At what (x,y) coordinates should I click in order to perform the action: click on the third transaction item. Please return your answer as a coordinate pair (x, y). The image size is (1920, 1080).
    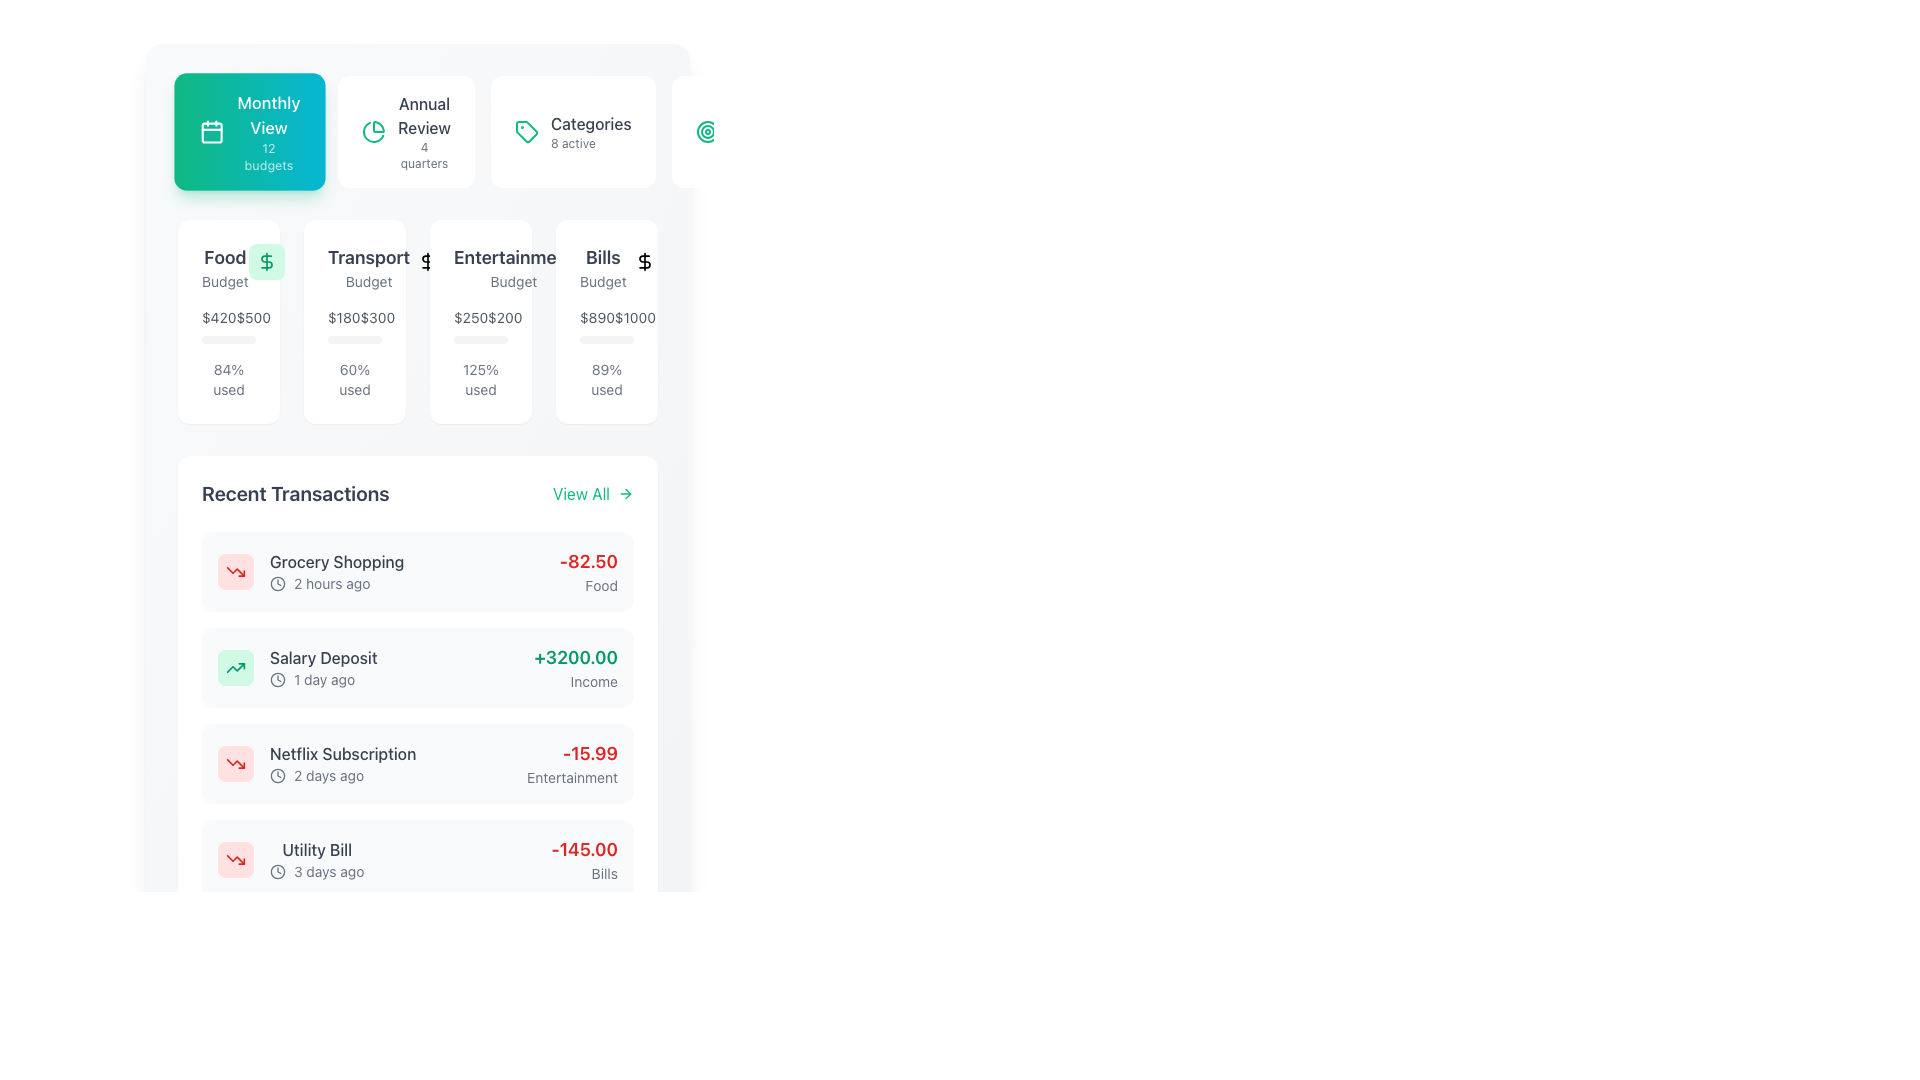
    Looking at the image, I should click on (416, 763).